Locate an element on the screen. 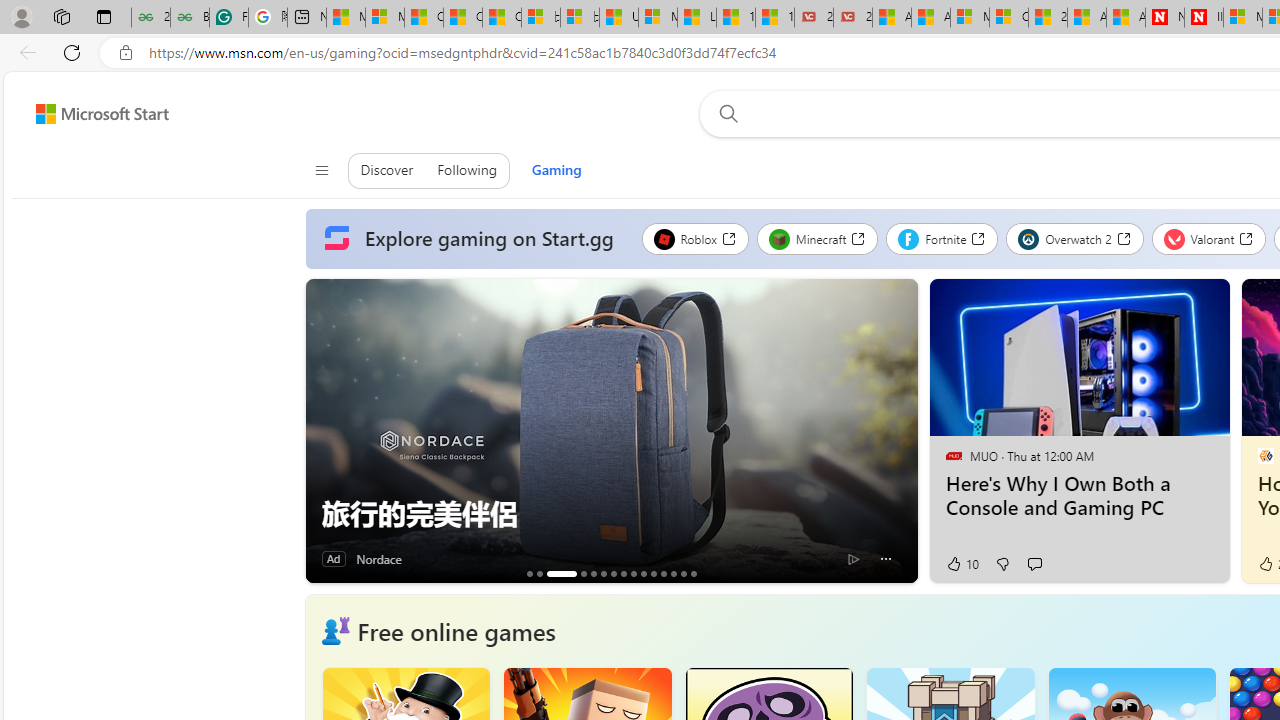 The width and height of the screenshot is (1280, 720). 'MUO' is located at coordinates (952, 455).